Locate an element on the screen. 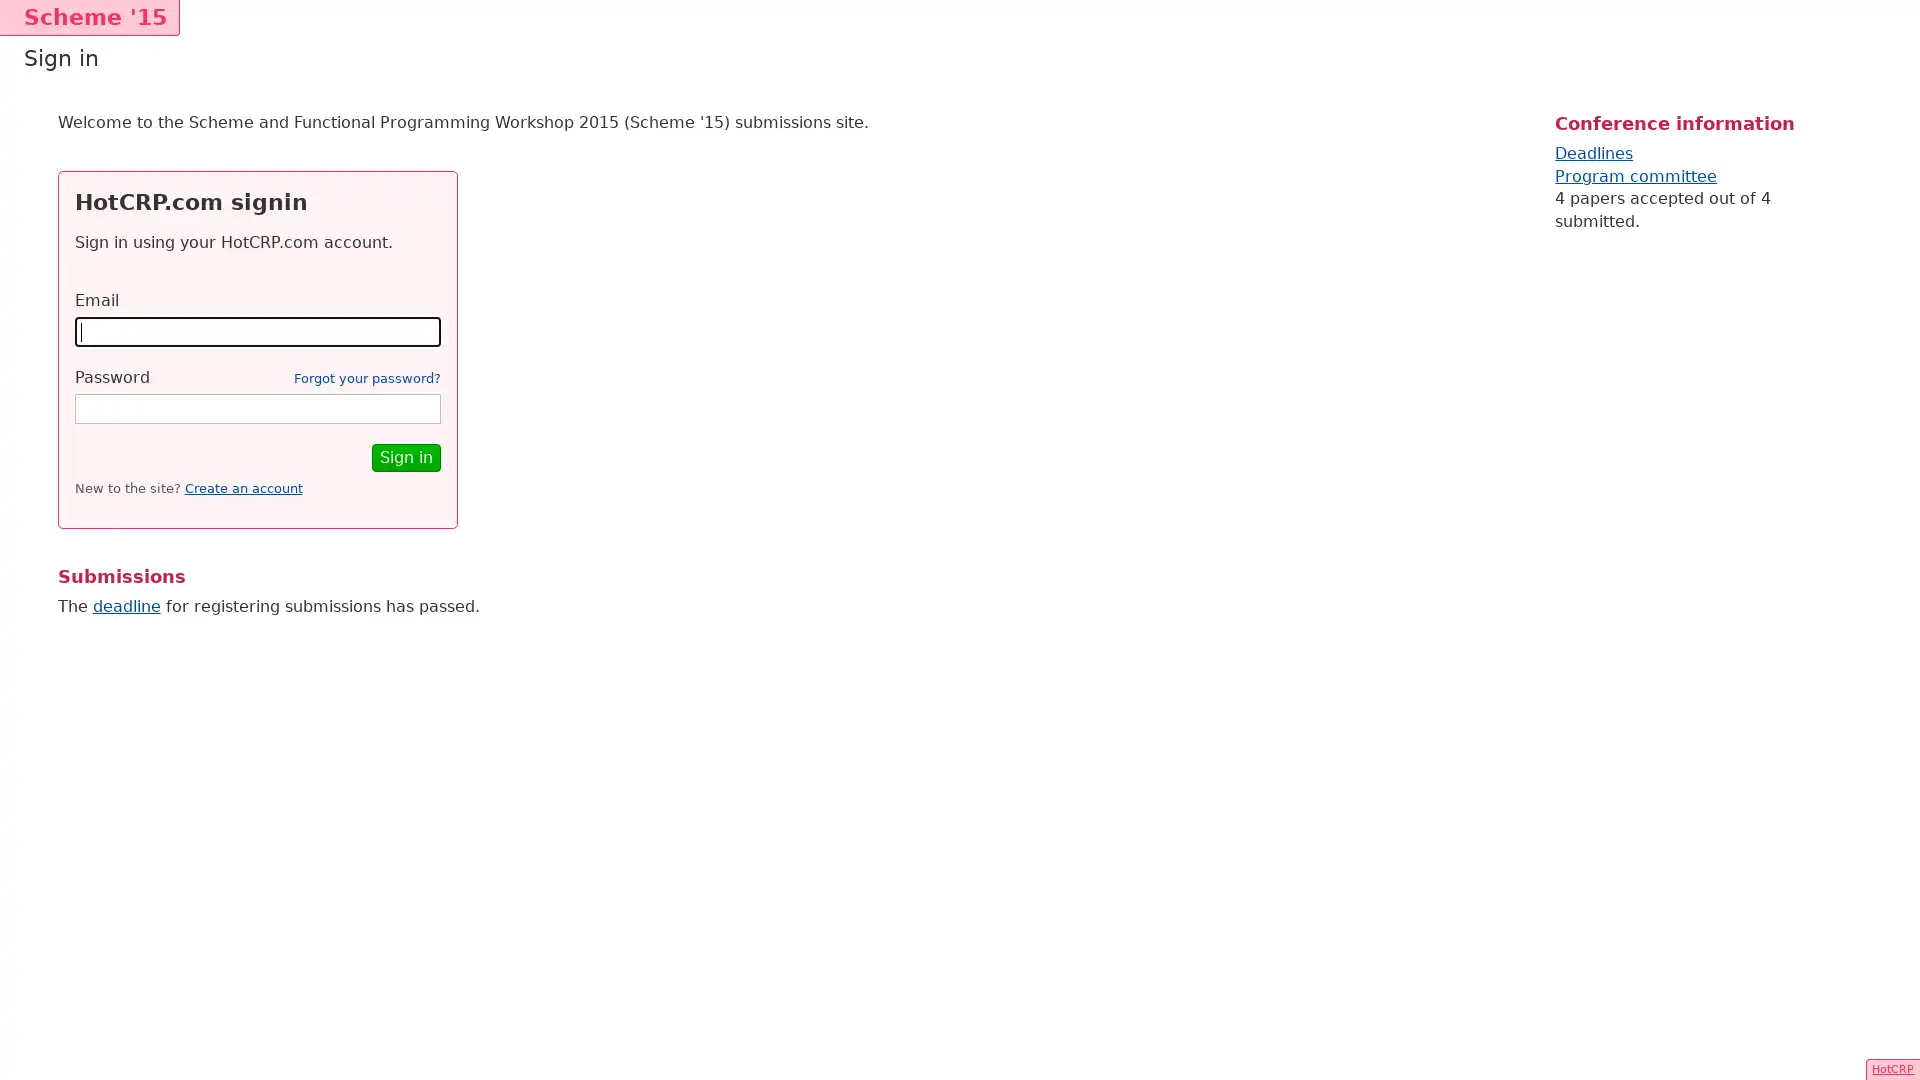  Sign in is located at coordinates (404, 457).